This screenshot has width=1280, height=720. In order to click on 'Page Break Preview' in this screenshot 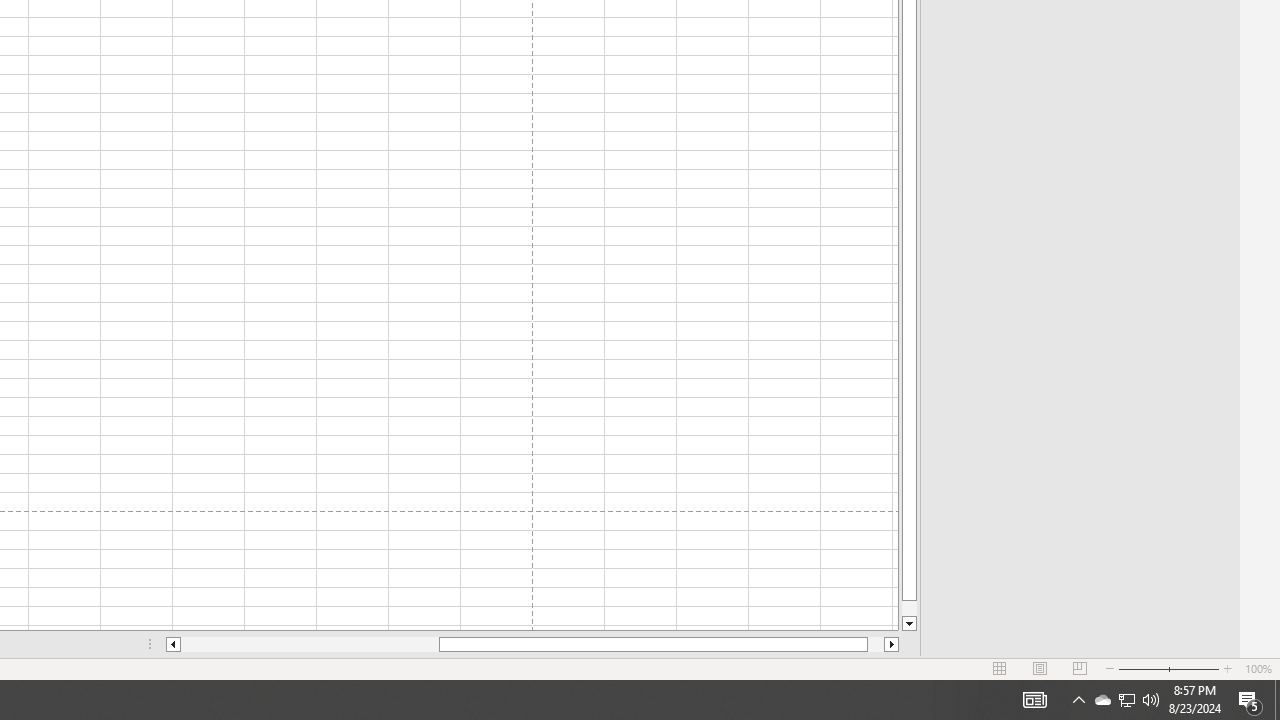, I will do `click(1078, 669)`.